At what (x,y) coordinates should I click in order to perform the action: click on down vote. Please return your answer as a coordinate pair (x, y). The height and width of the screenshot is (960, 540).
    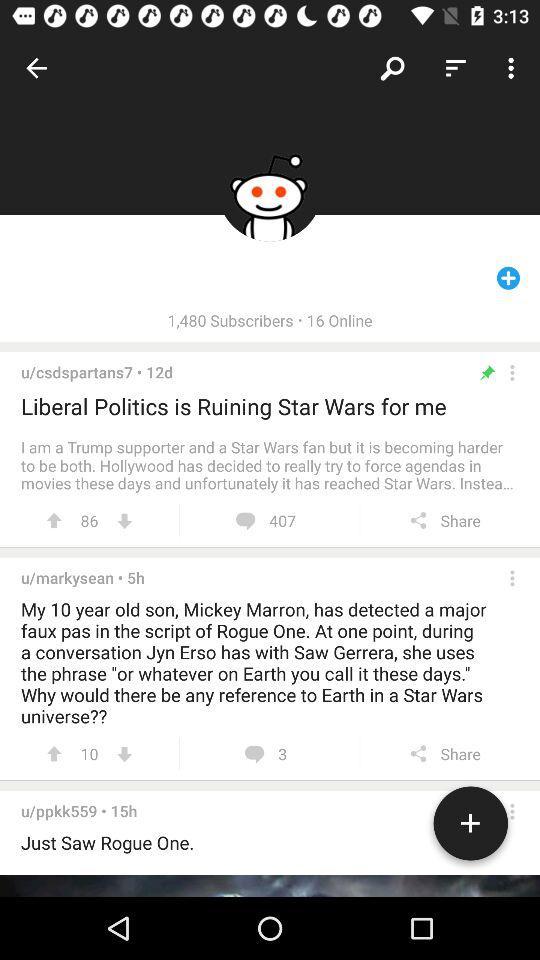
    Looking at the image, I should click on (124, 519).